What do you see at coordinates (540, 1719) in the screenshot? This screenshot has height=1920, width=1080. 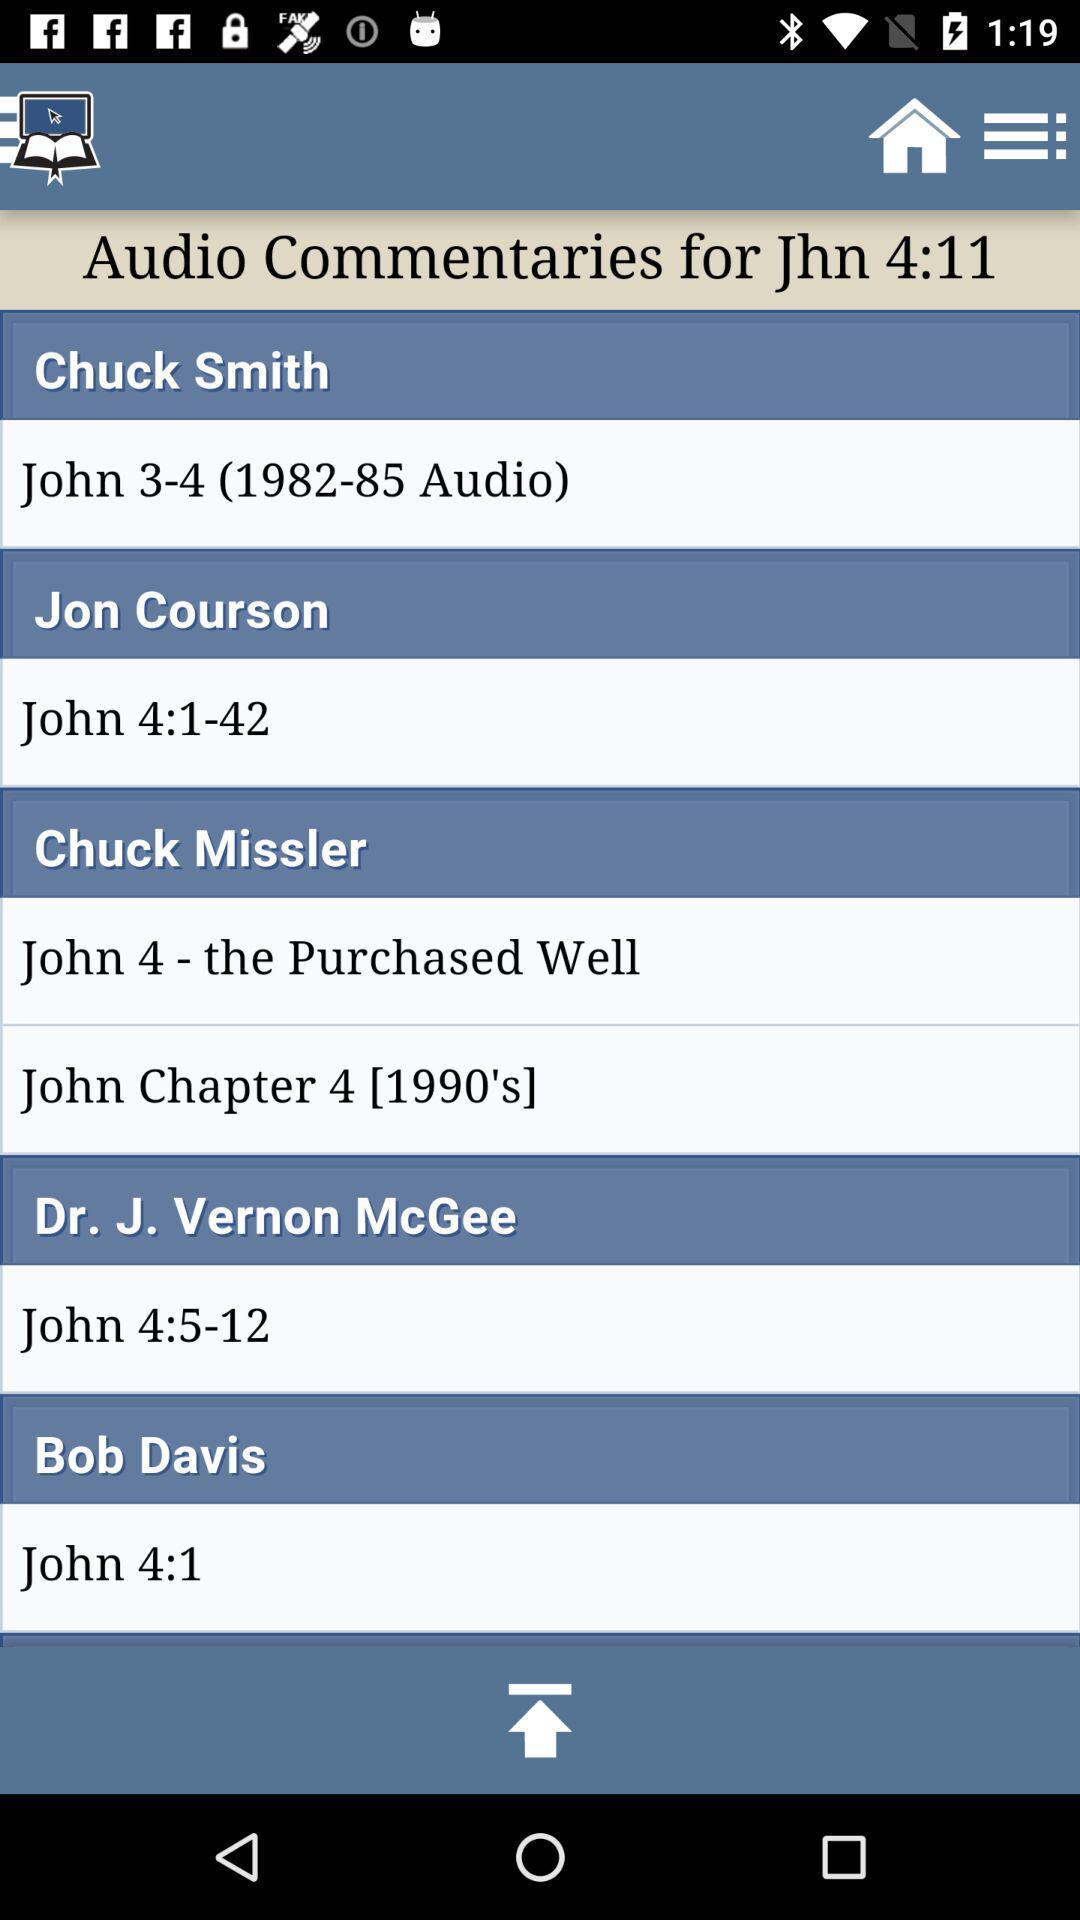 I see `click the upload option` at bounding box center [540, 1719].